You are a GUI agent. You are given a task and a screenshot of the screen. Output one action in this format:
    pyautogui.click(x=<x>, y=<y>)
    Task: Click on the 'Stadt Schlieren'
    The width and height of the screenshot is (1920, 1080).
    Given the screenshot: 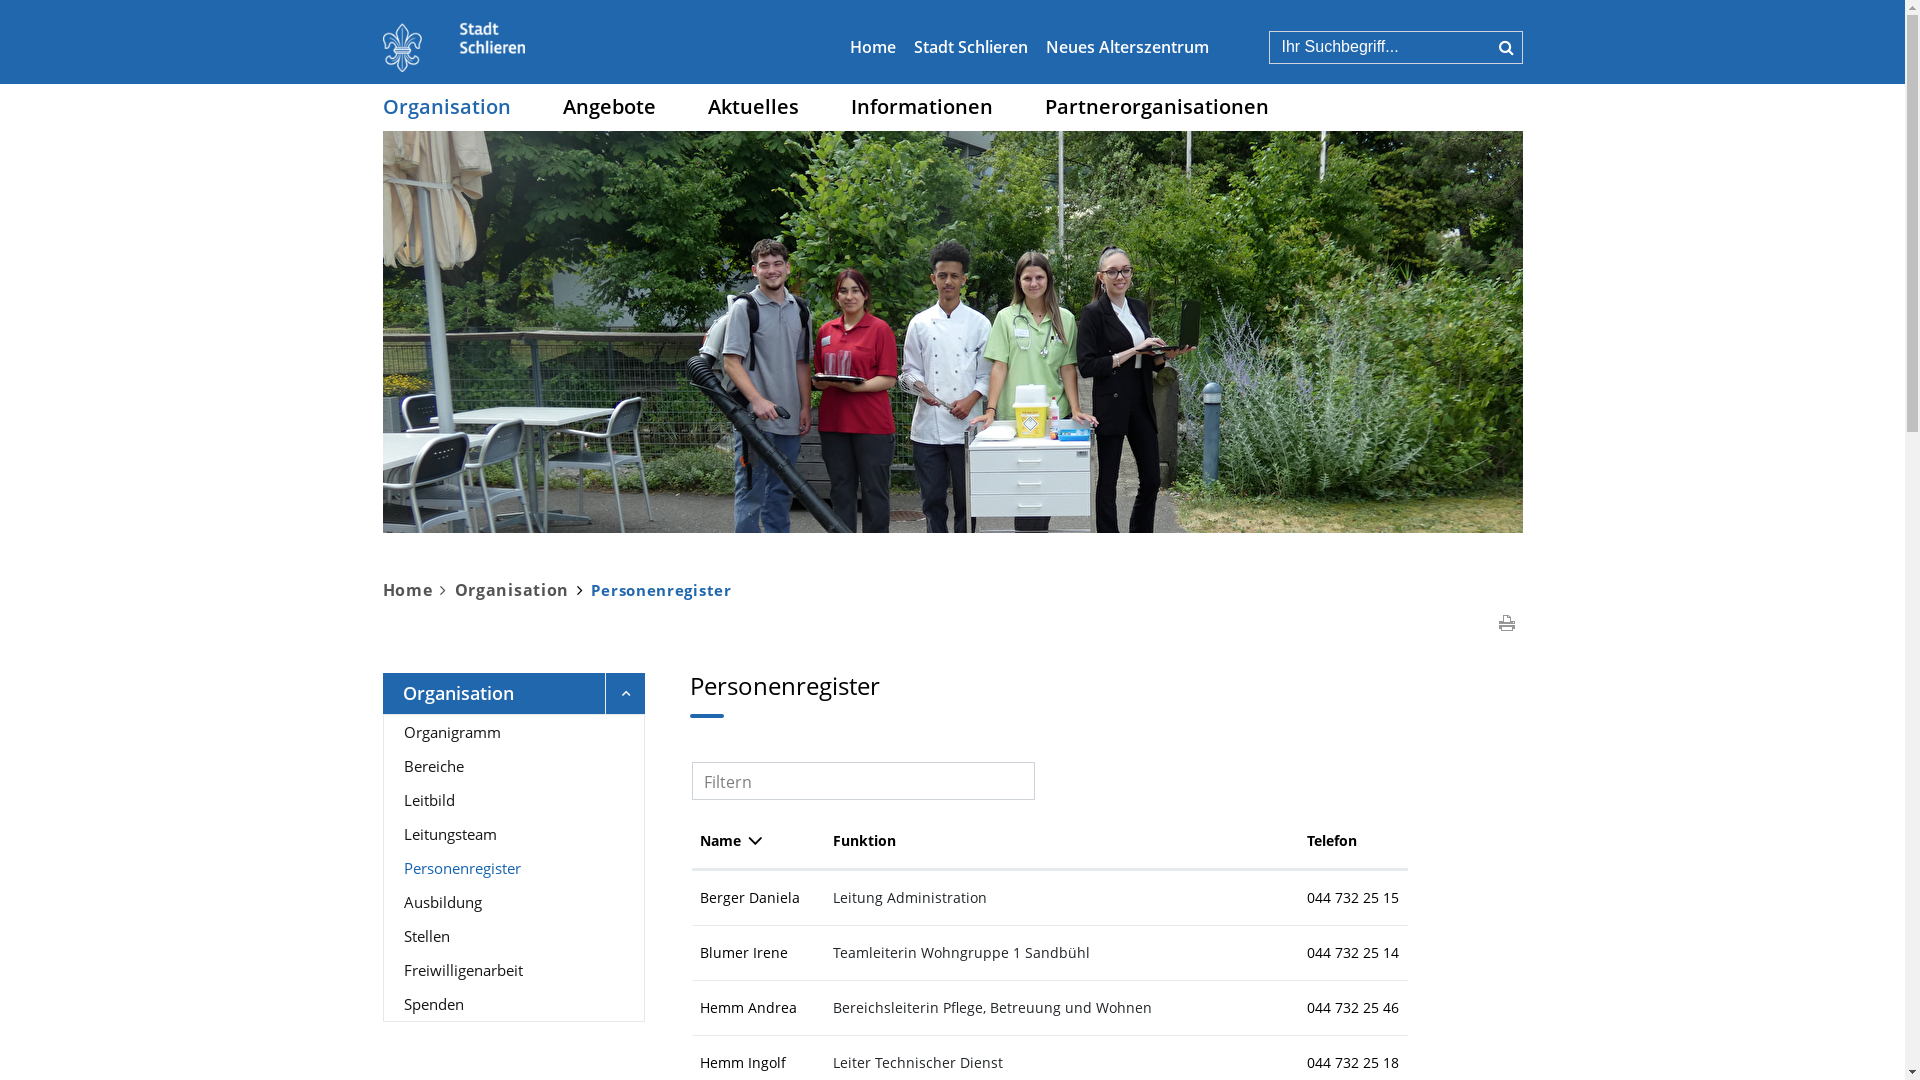 What is the action you would take?
    pyautogui.click(x=970, y=45)
    